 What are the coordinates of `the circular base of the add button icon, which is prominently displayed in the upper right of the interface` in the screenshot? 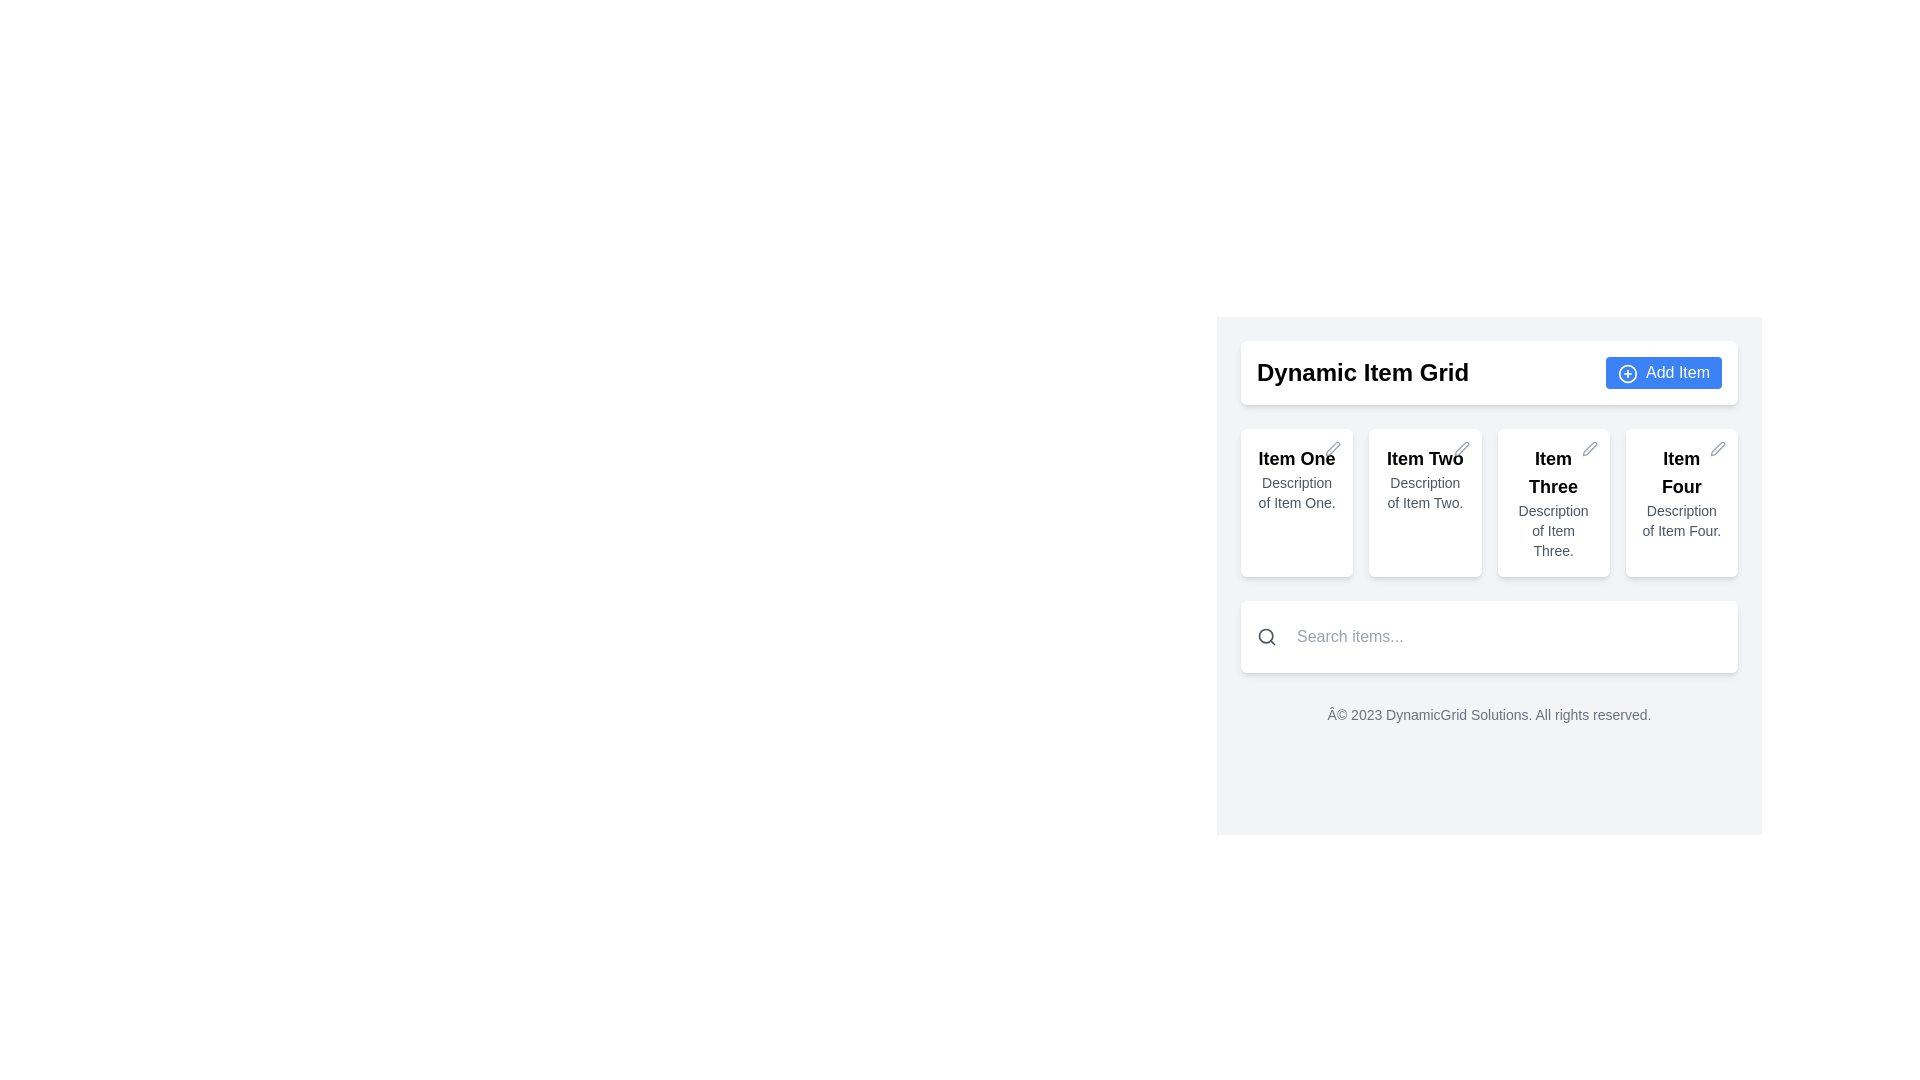 It's located at (1627, 373).